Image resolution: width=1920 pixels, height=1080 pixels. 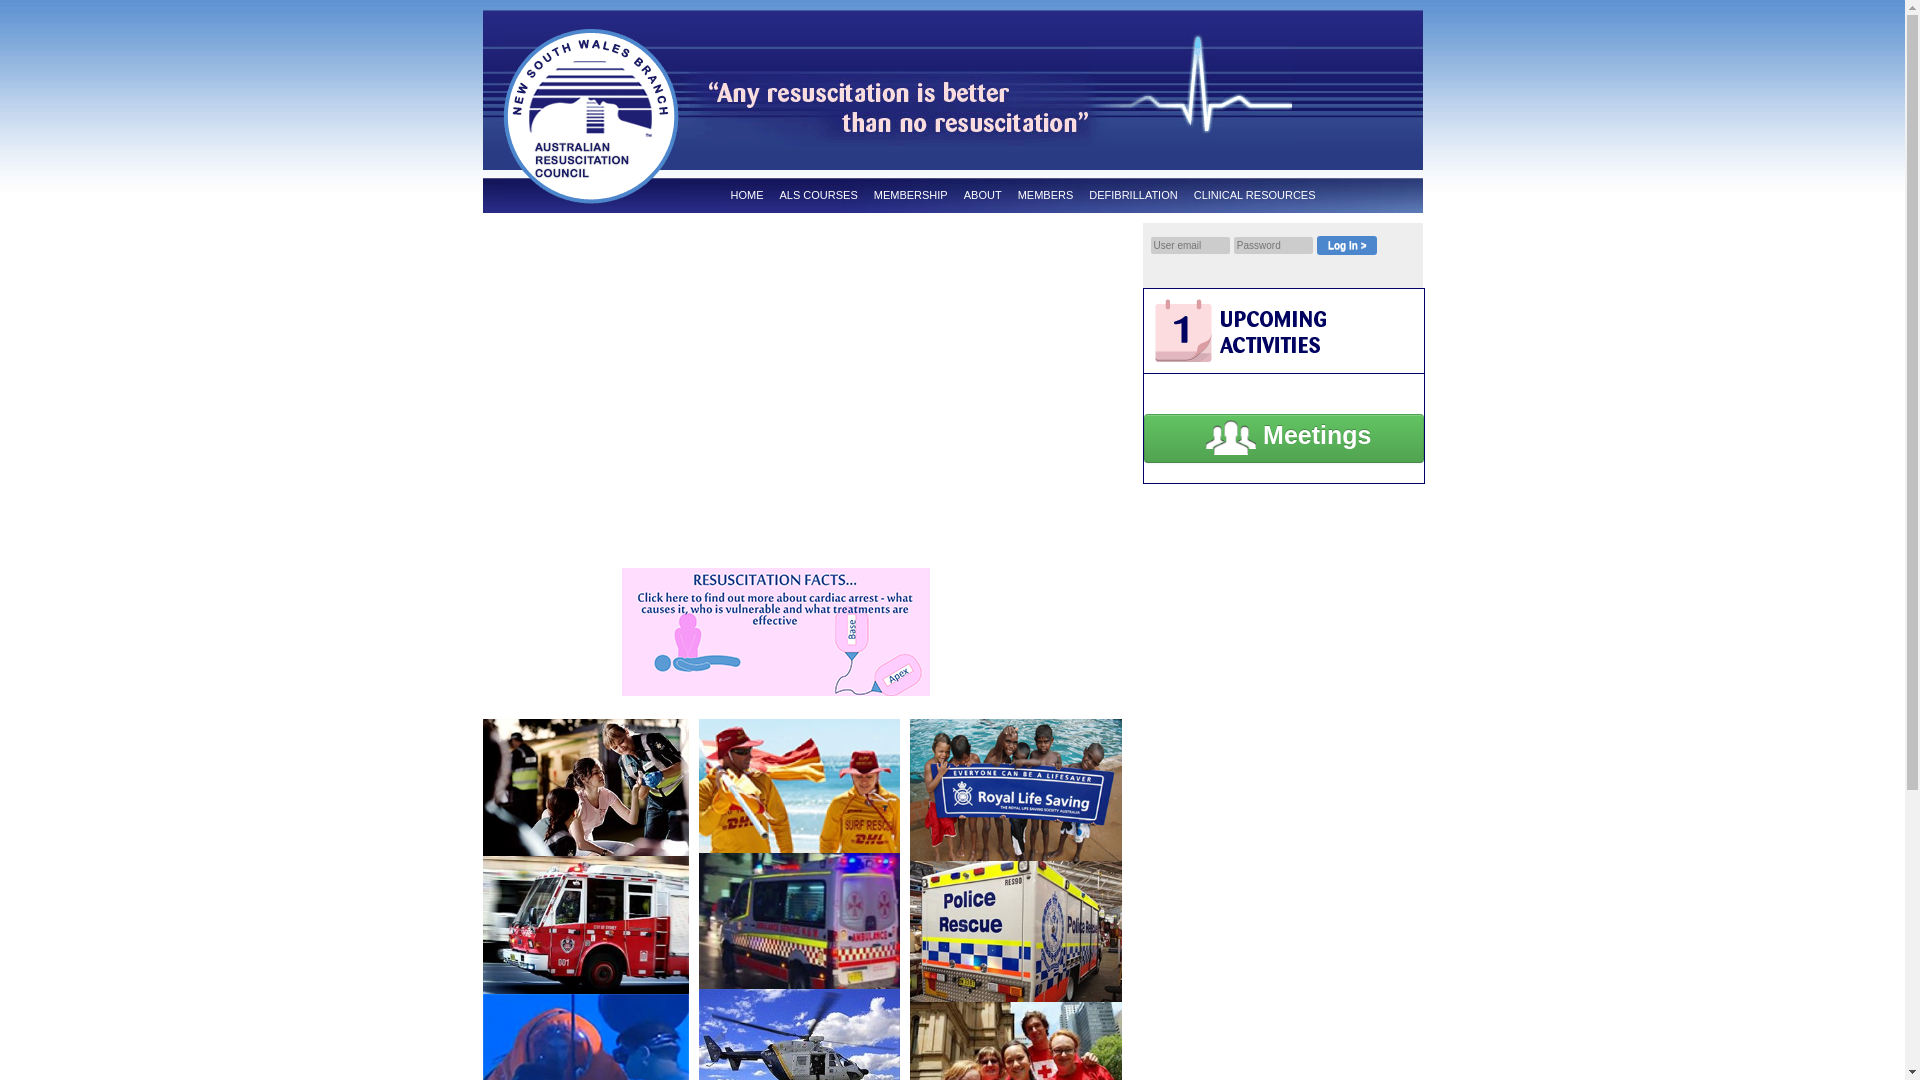 What do you see at coordinates (819, 195) in the screenshot?
I see `'ALS COURSES'` at bounding box center [819, 195].